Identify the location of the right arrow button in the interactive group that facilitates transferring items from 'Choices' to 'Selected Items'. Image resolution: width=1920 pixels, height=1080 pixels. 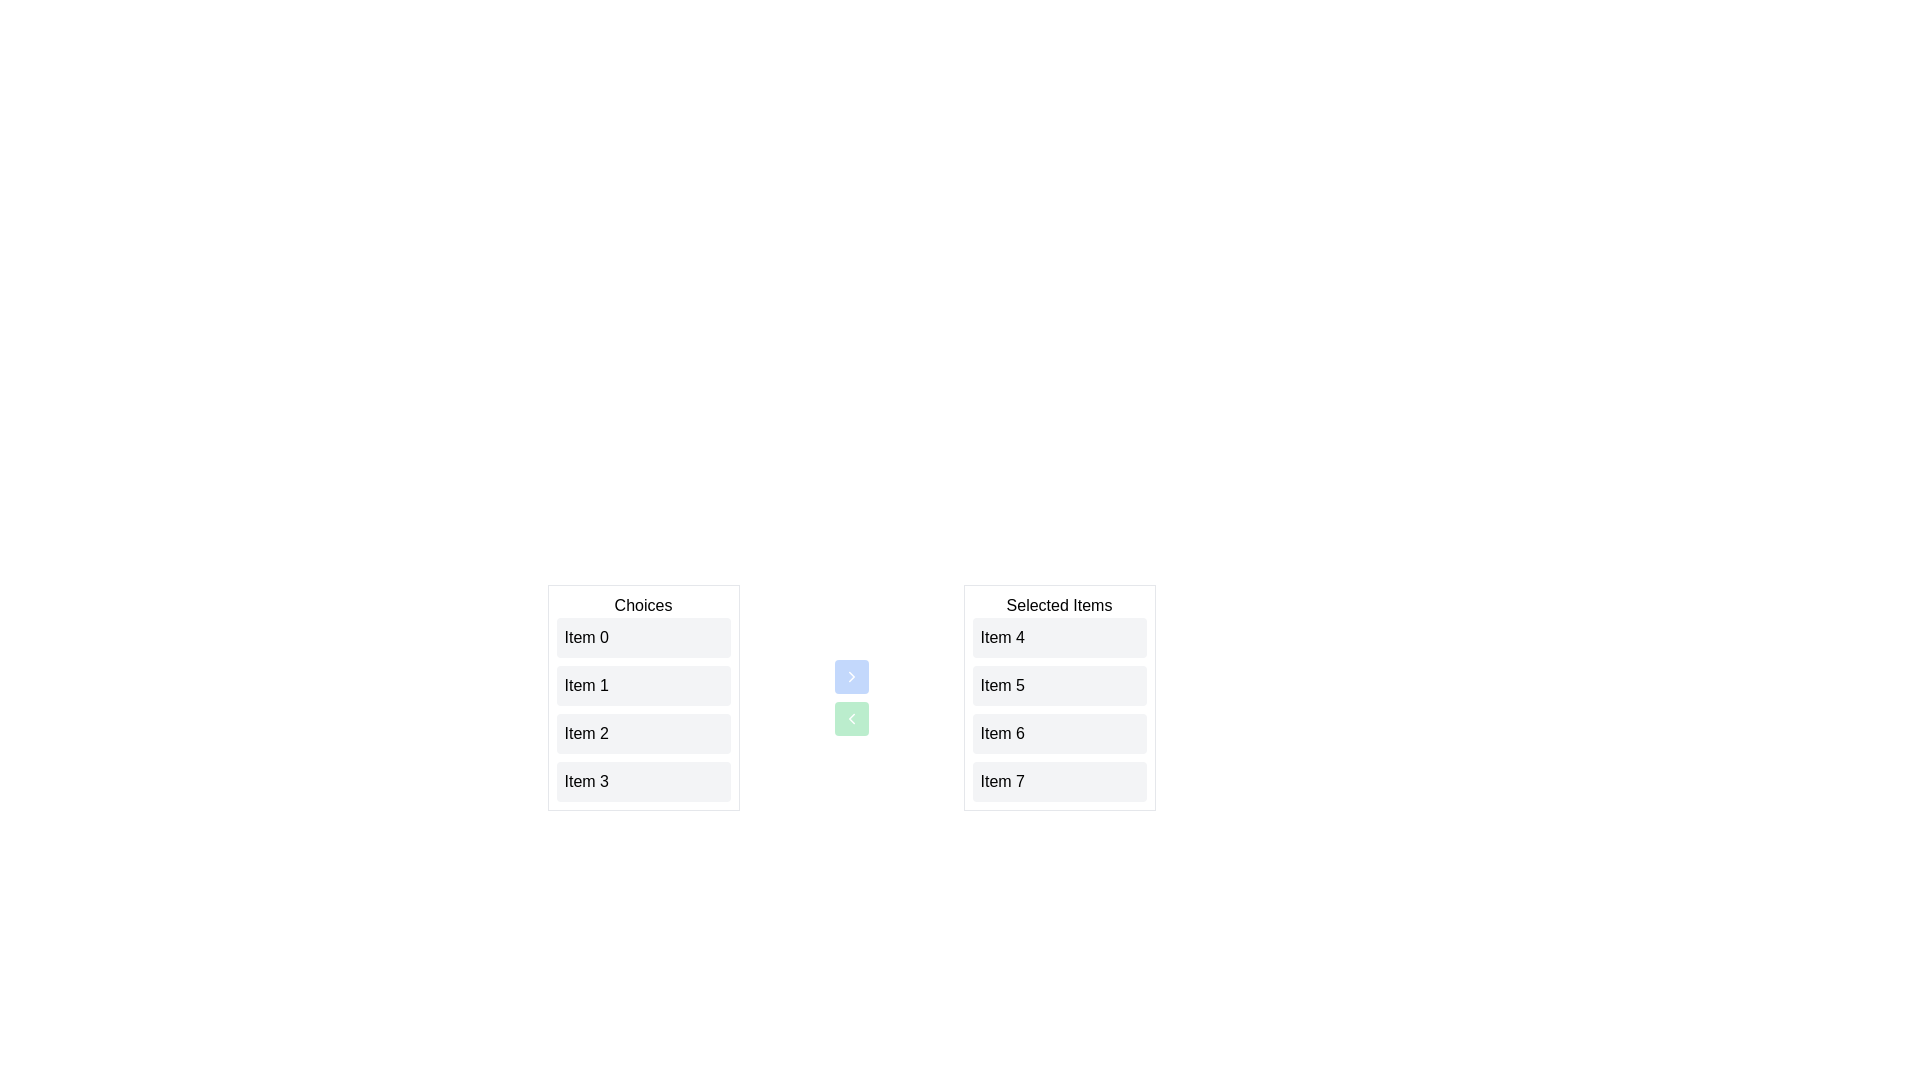
(851, 697).